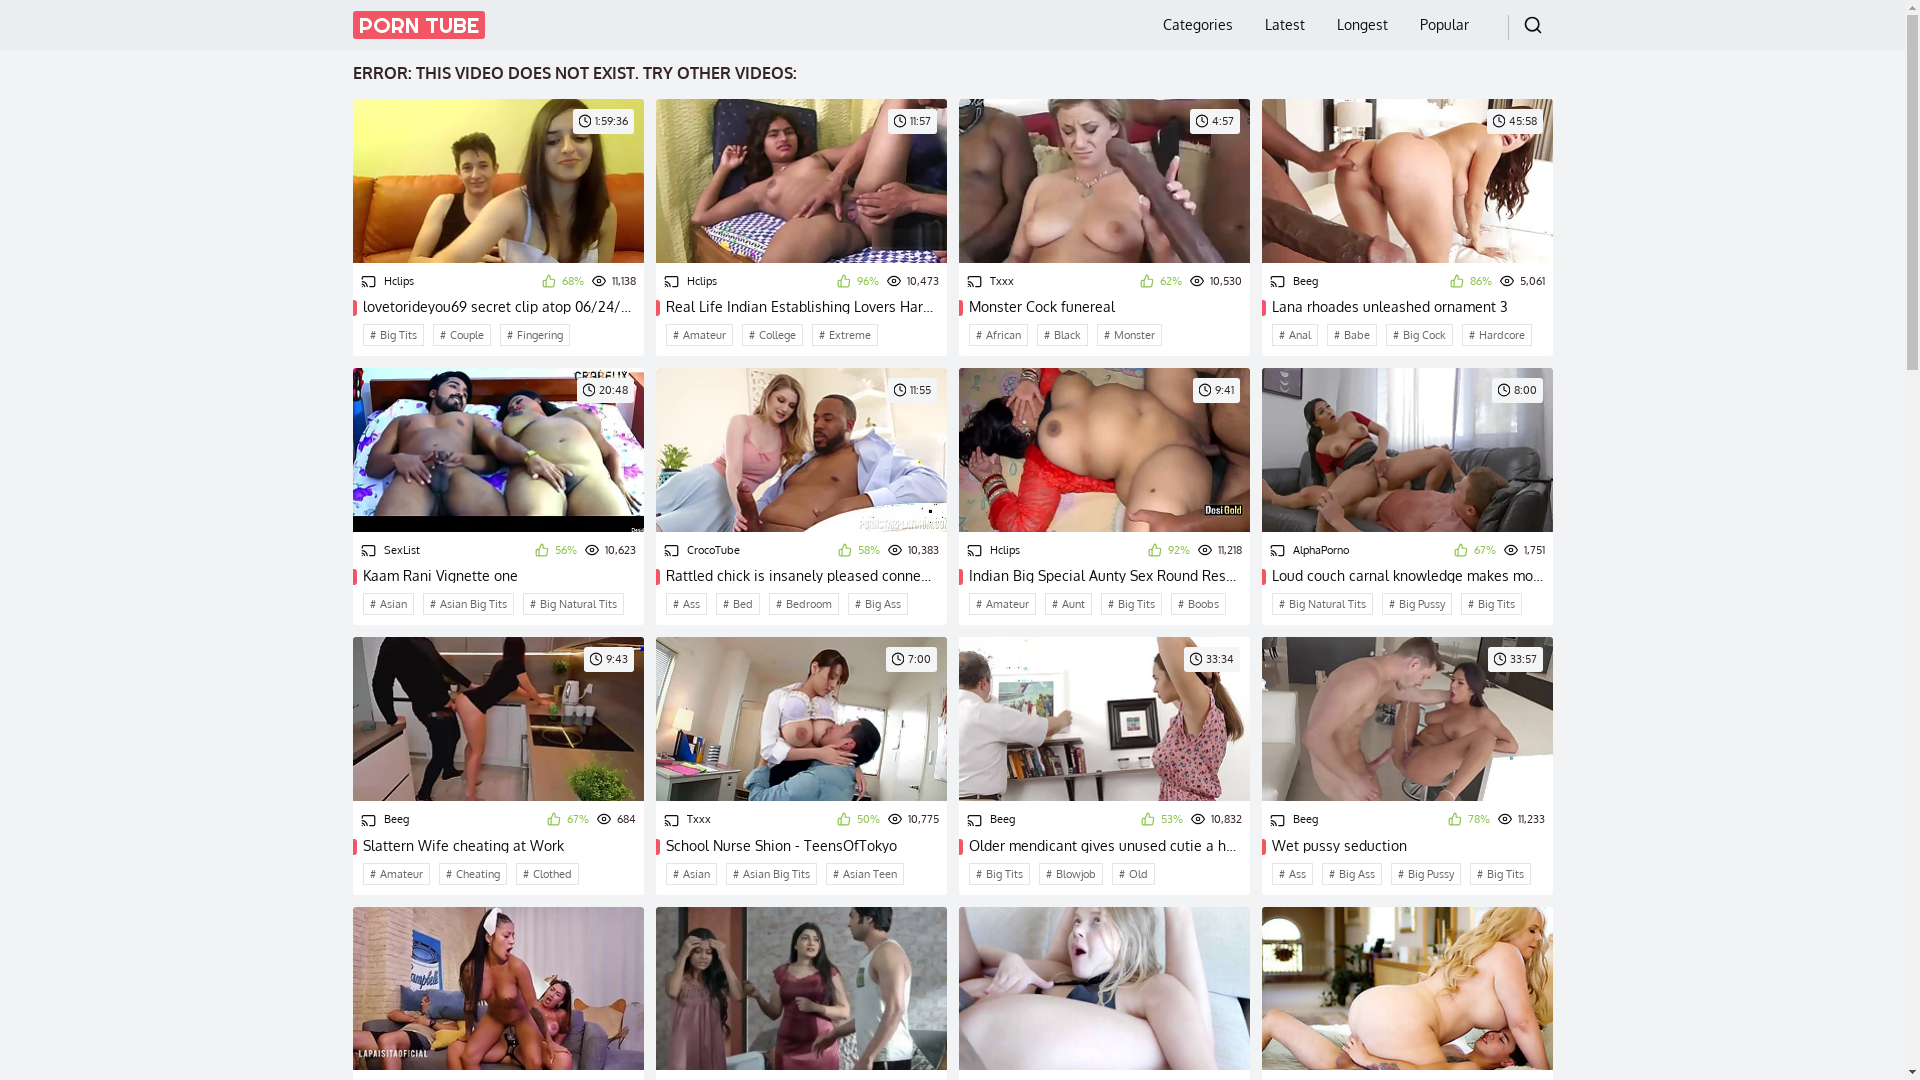  What do you see at coordinates (844, 334) in the screenshot?
I see `'Extreme'` at bounding box center [844, 334].